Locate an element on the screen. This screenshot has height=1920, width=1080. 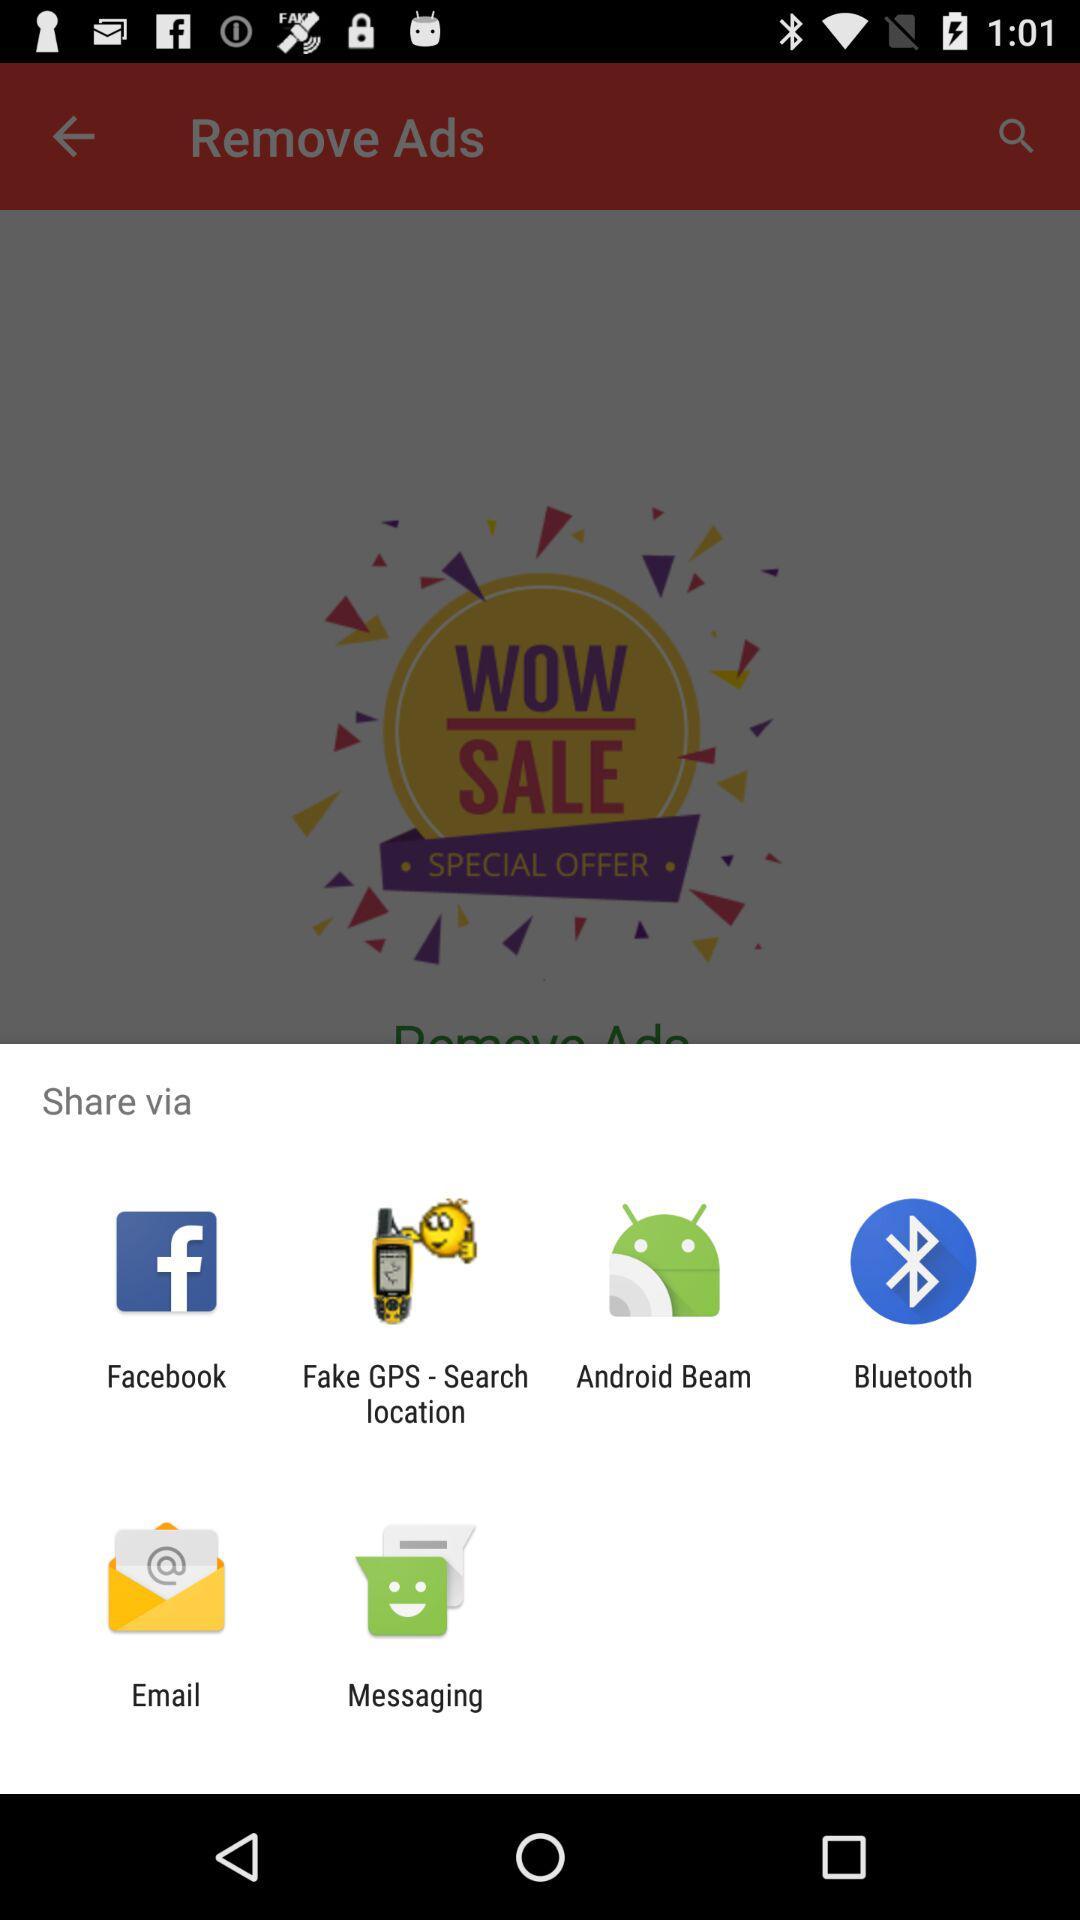
the item next to android beam app is located at coordinates (414, 1392).